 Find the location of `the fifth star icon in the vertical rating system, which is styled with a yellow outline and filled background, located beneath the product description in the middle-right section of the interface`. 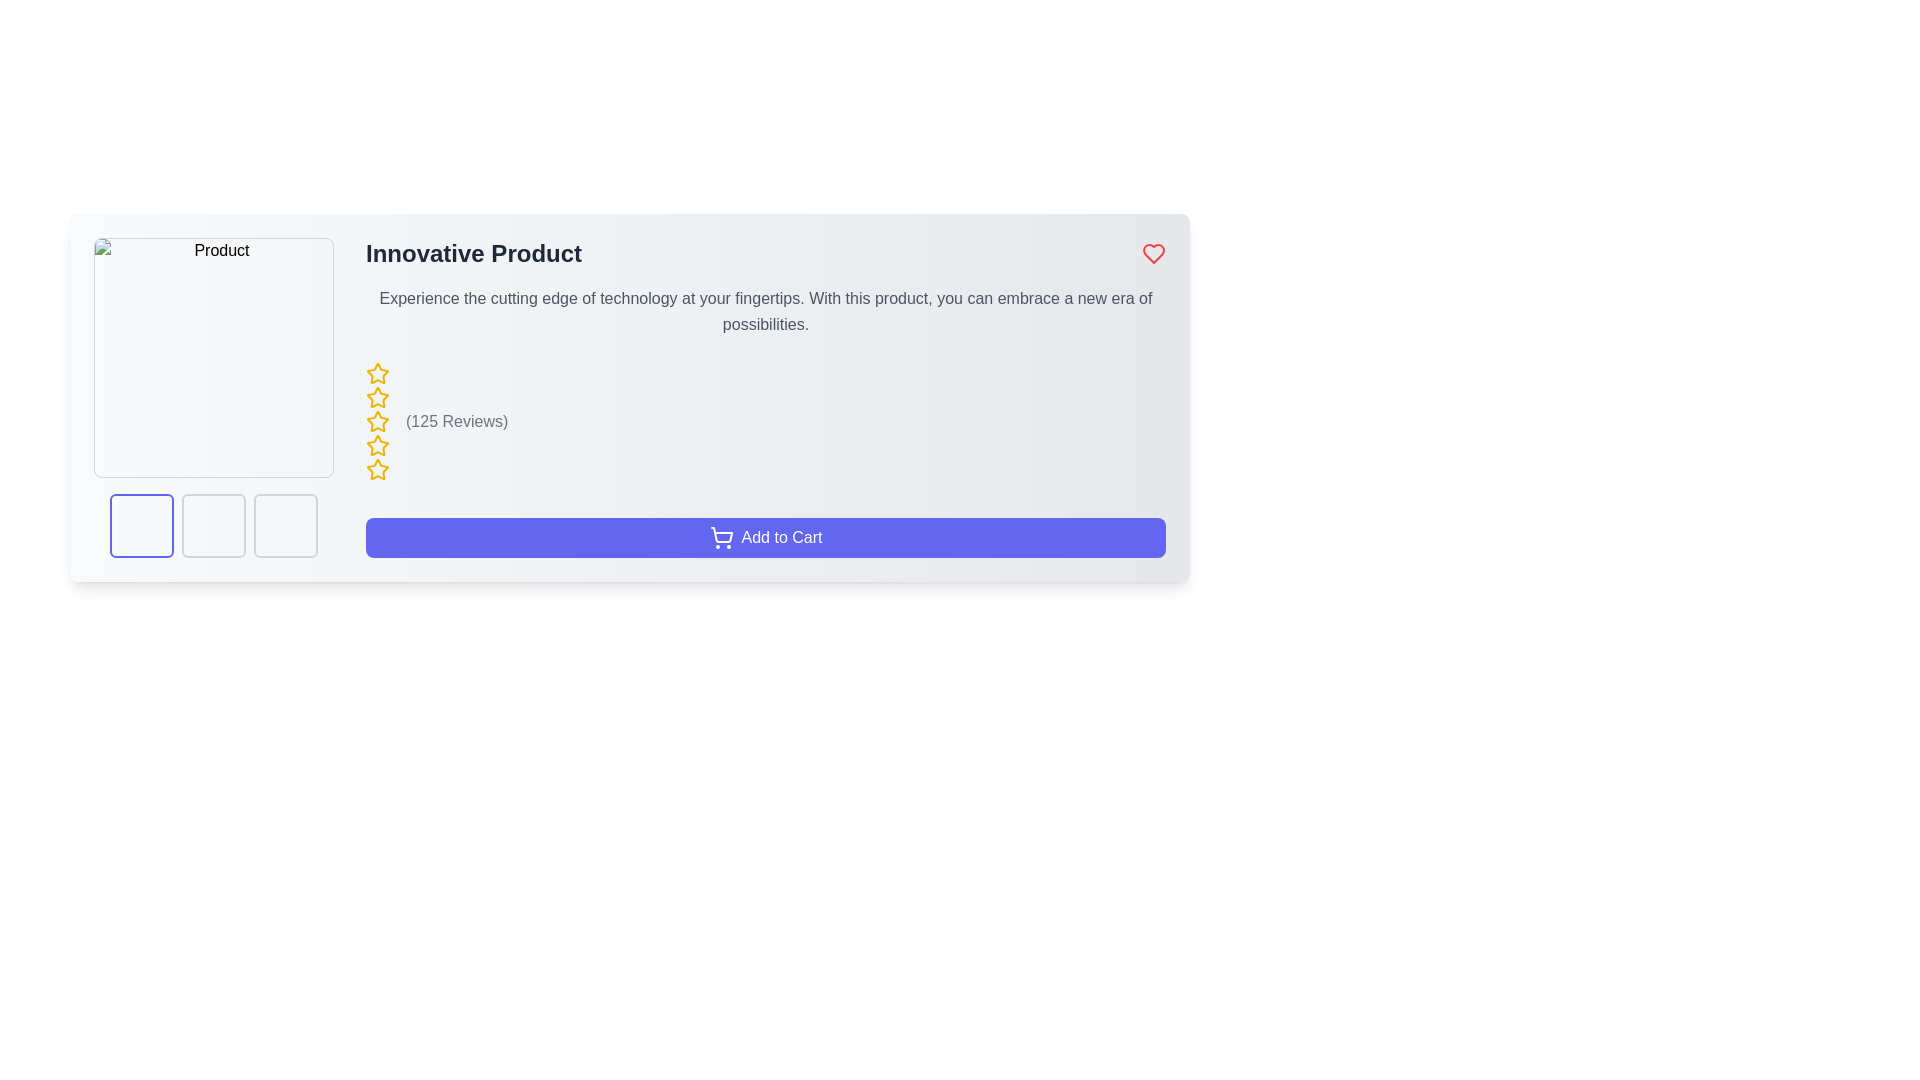

the fifth star icon in the vertical rating system, which is styled with a yellow outline and filled background, located beneath the product description in the middle-right section of the interface is located at coordinates (378, 445).